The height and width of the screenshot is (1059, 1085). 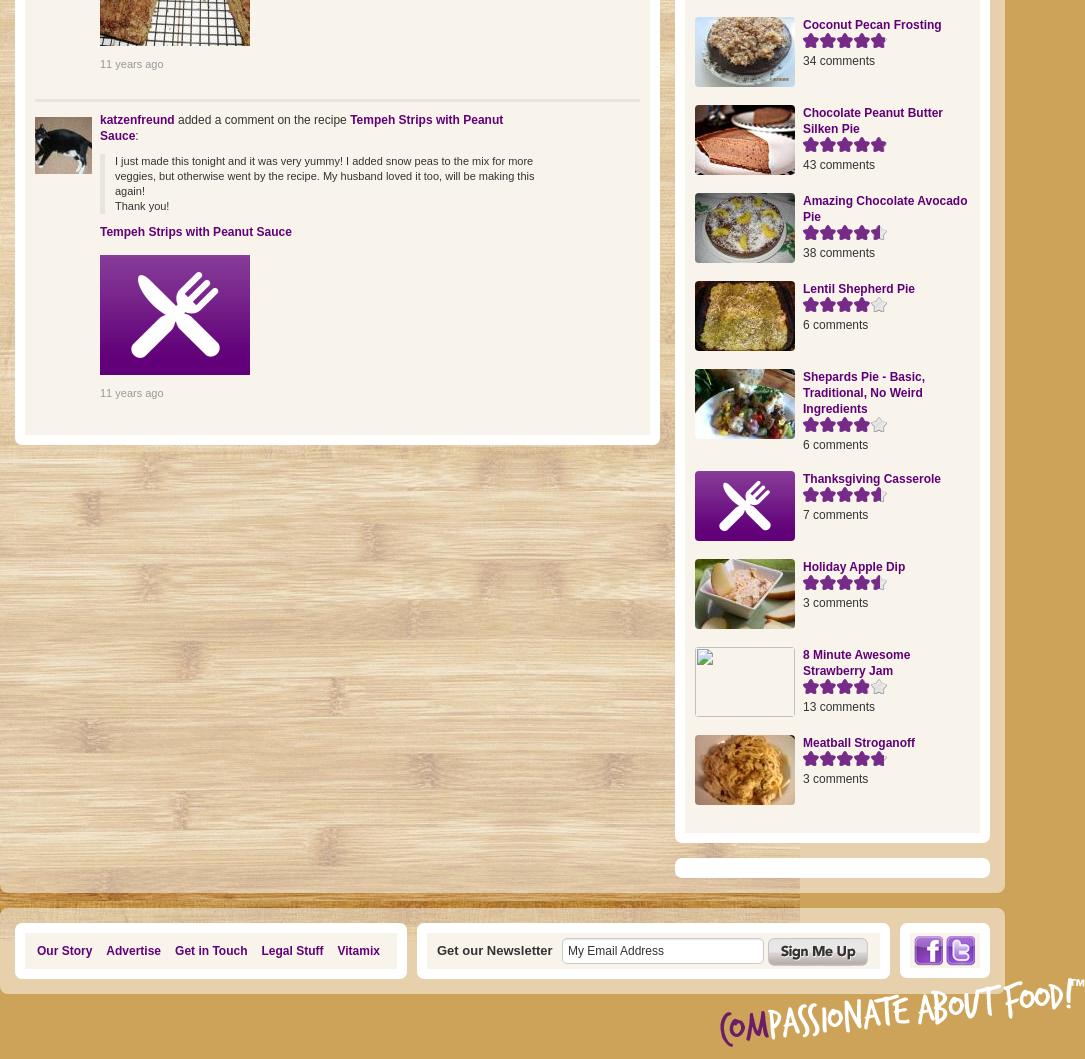 What do you see at coordinates (839, 252) in the screenshot?
I see `'38 comments'` at bounding box center [839, 252].